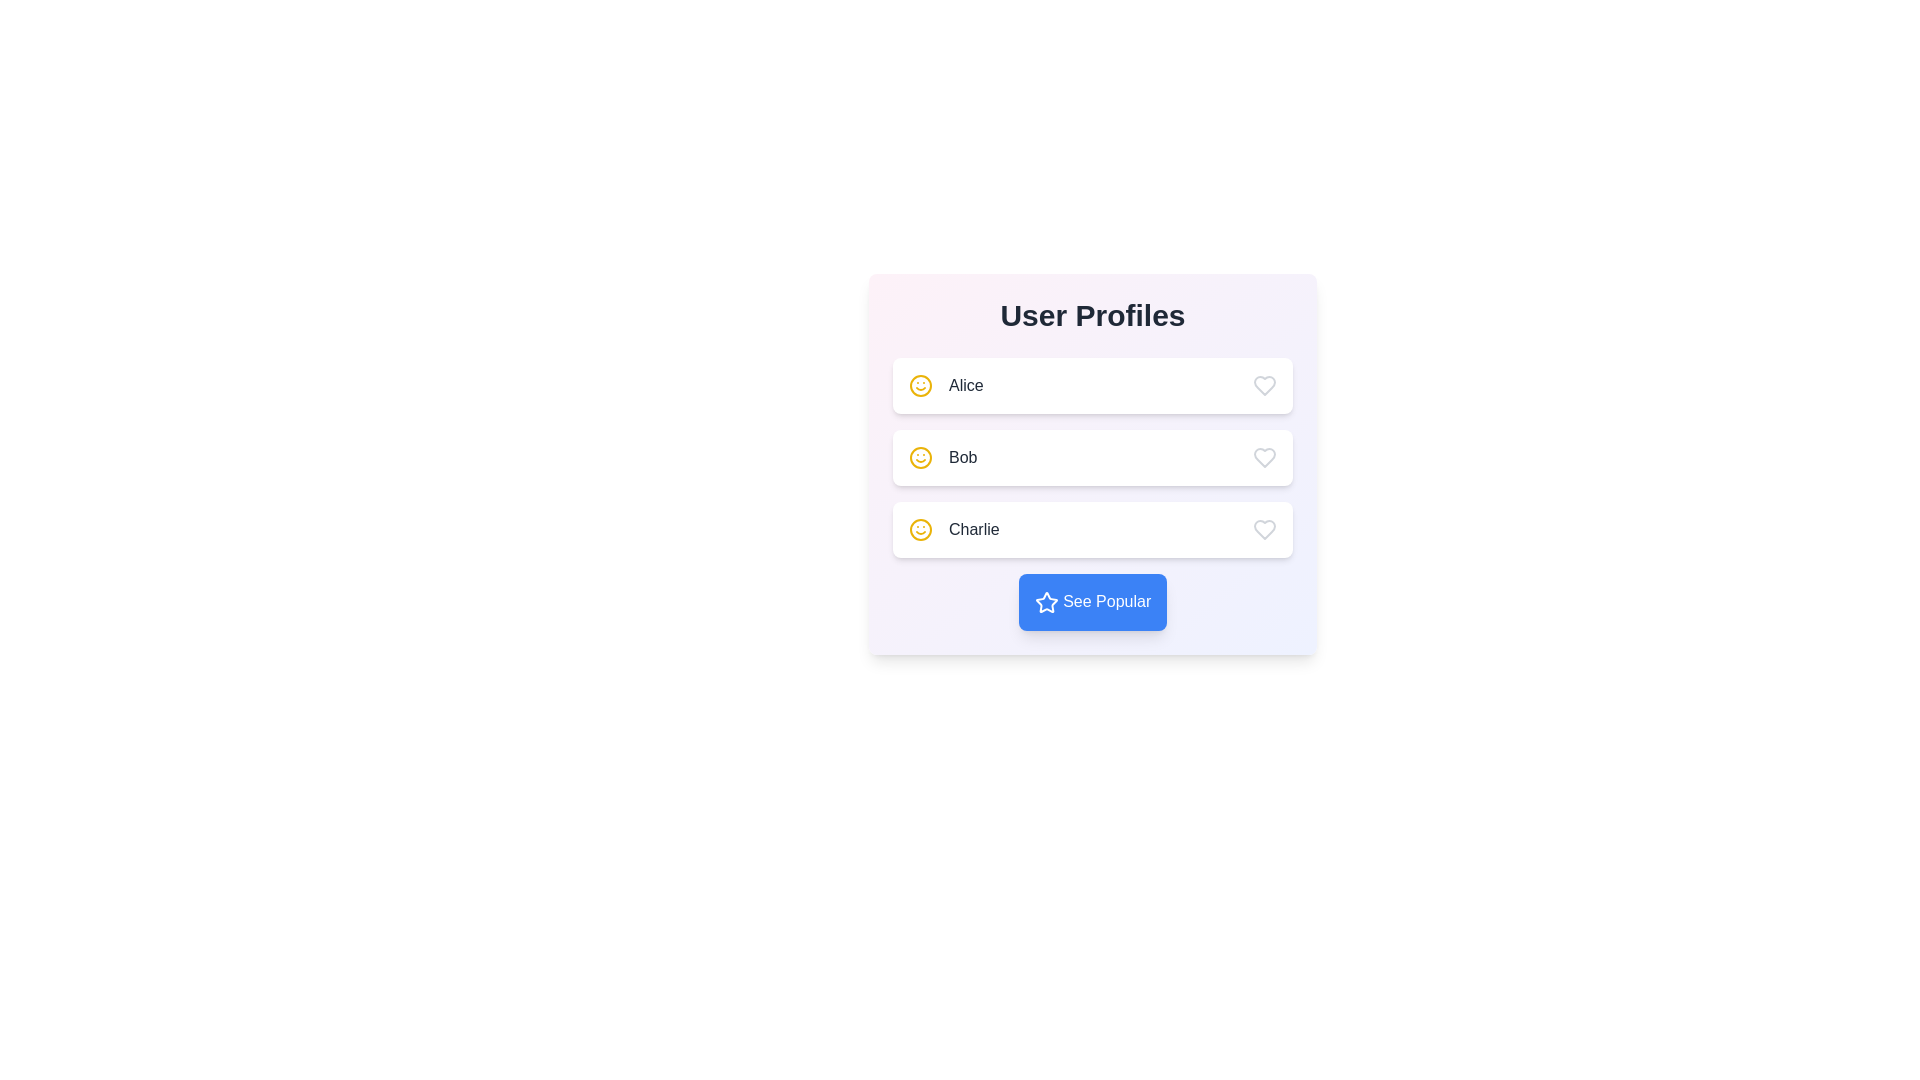 The width and height of the screenshot is (1920, 1080). I want to click on the favorite button located at the far right of the second user profile entry labeled 'Bob', so click(1264, 458).